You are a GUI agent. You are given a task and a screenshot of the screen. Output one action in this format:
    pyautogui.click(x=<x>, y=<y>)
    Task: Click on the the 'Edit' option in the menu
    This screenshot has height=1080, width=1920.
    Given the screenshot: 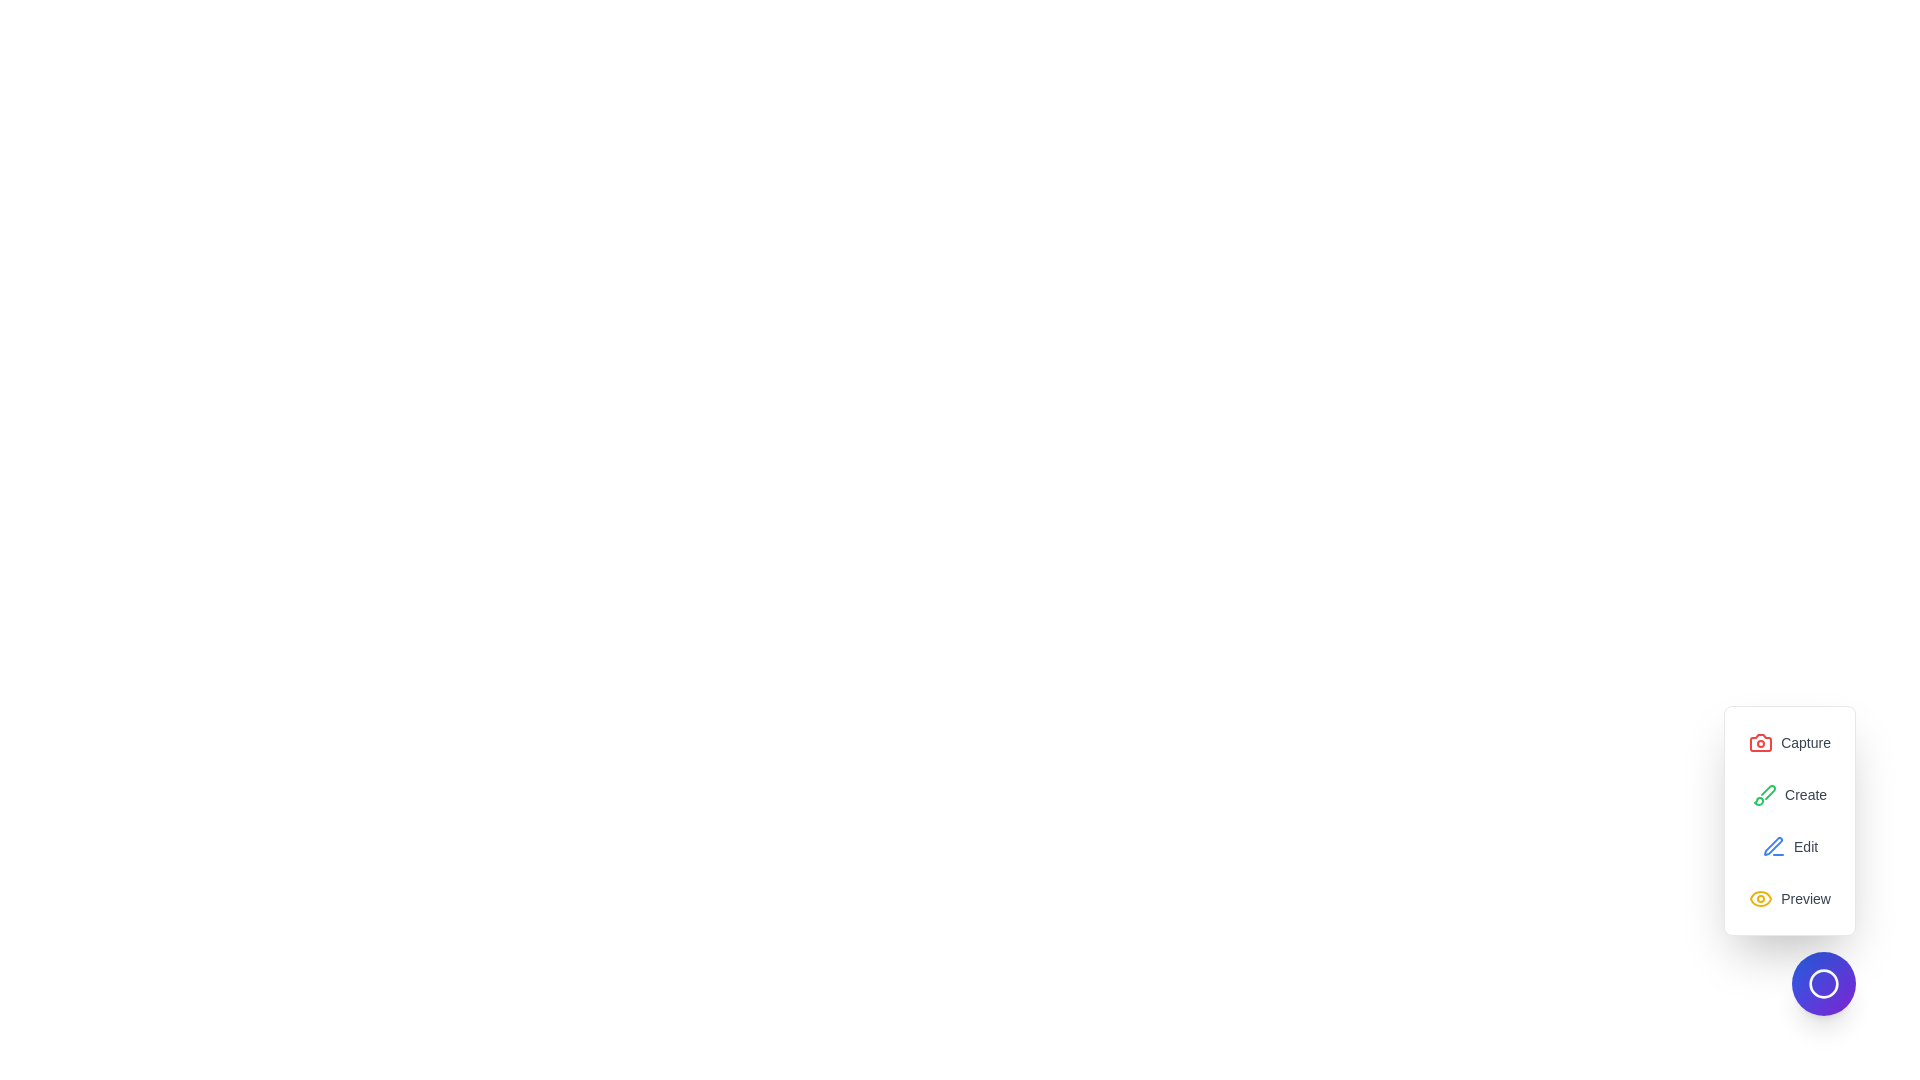 What is the action you would take?
    pyautogui.click(x=1790, y=847)
    